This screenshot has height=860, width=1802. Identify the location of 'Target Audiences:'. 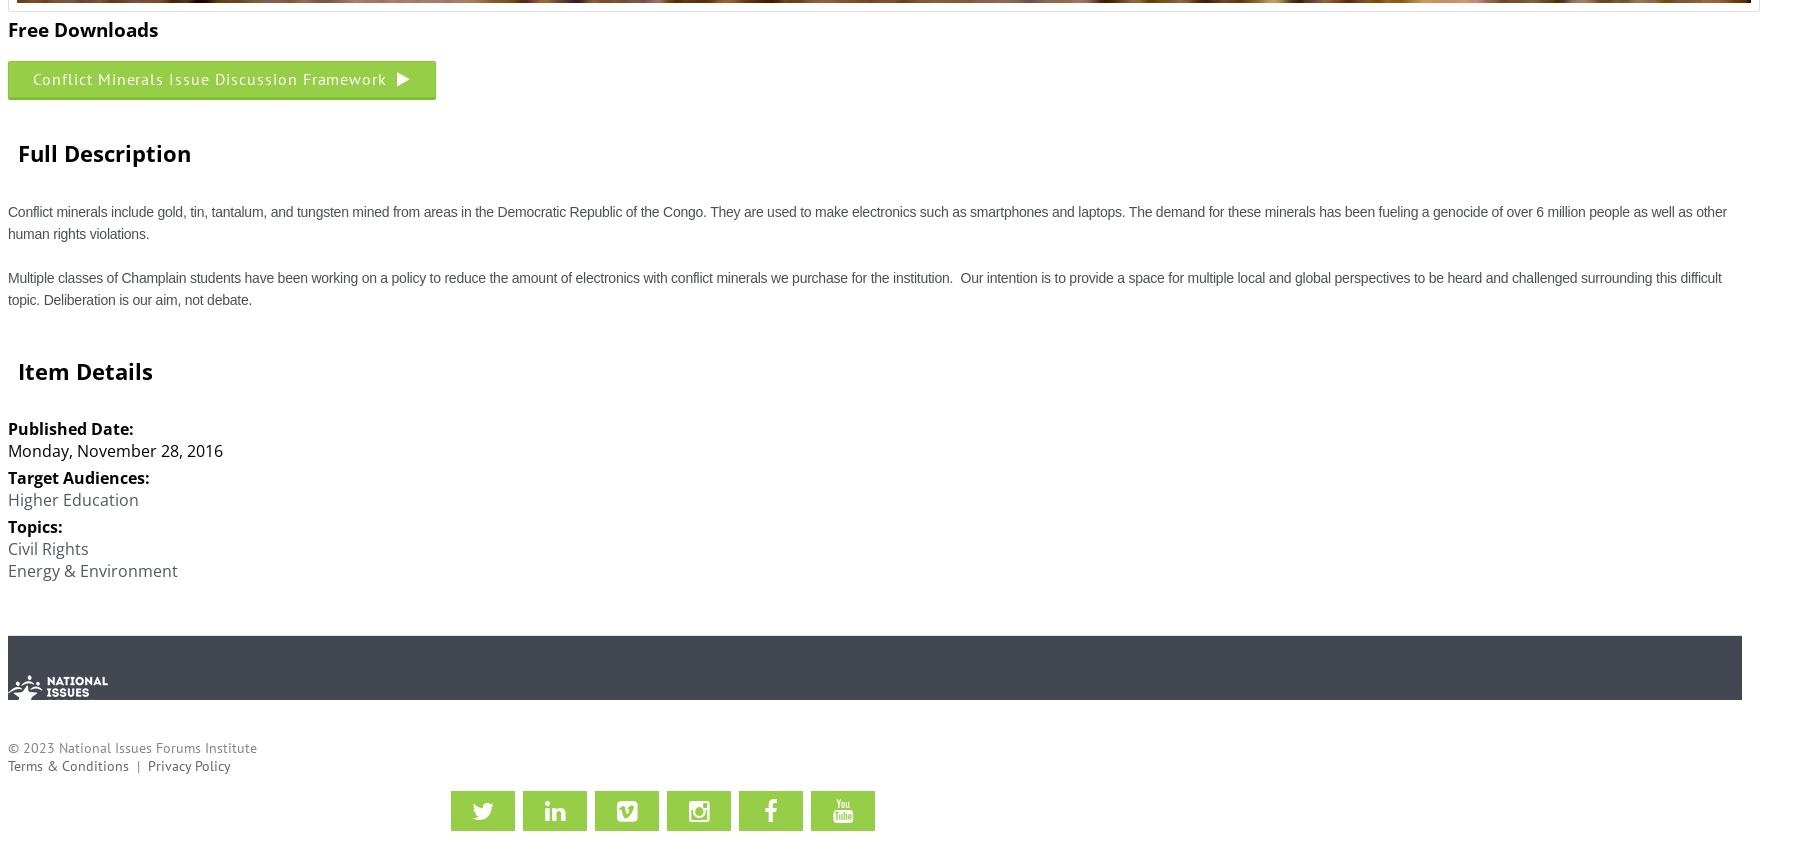
(80, 477).